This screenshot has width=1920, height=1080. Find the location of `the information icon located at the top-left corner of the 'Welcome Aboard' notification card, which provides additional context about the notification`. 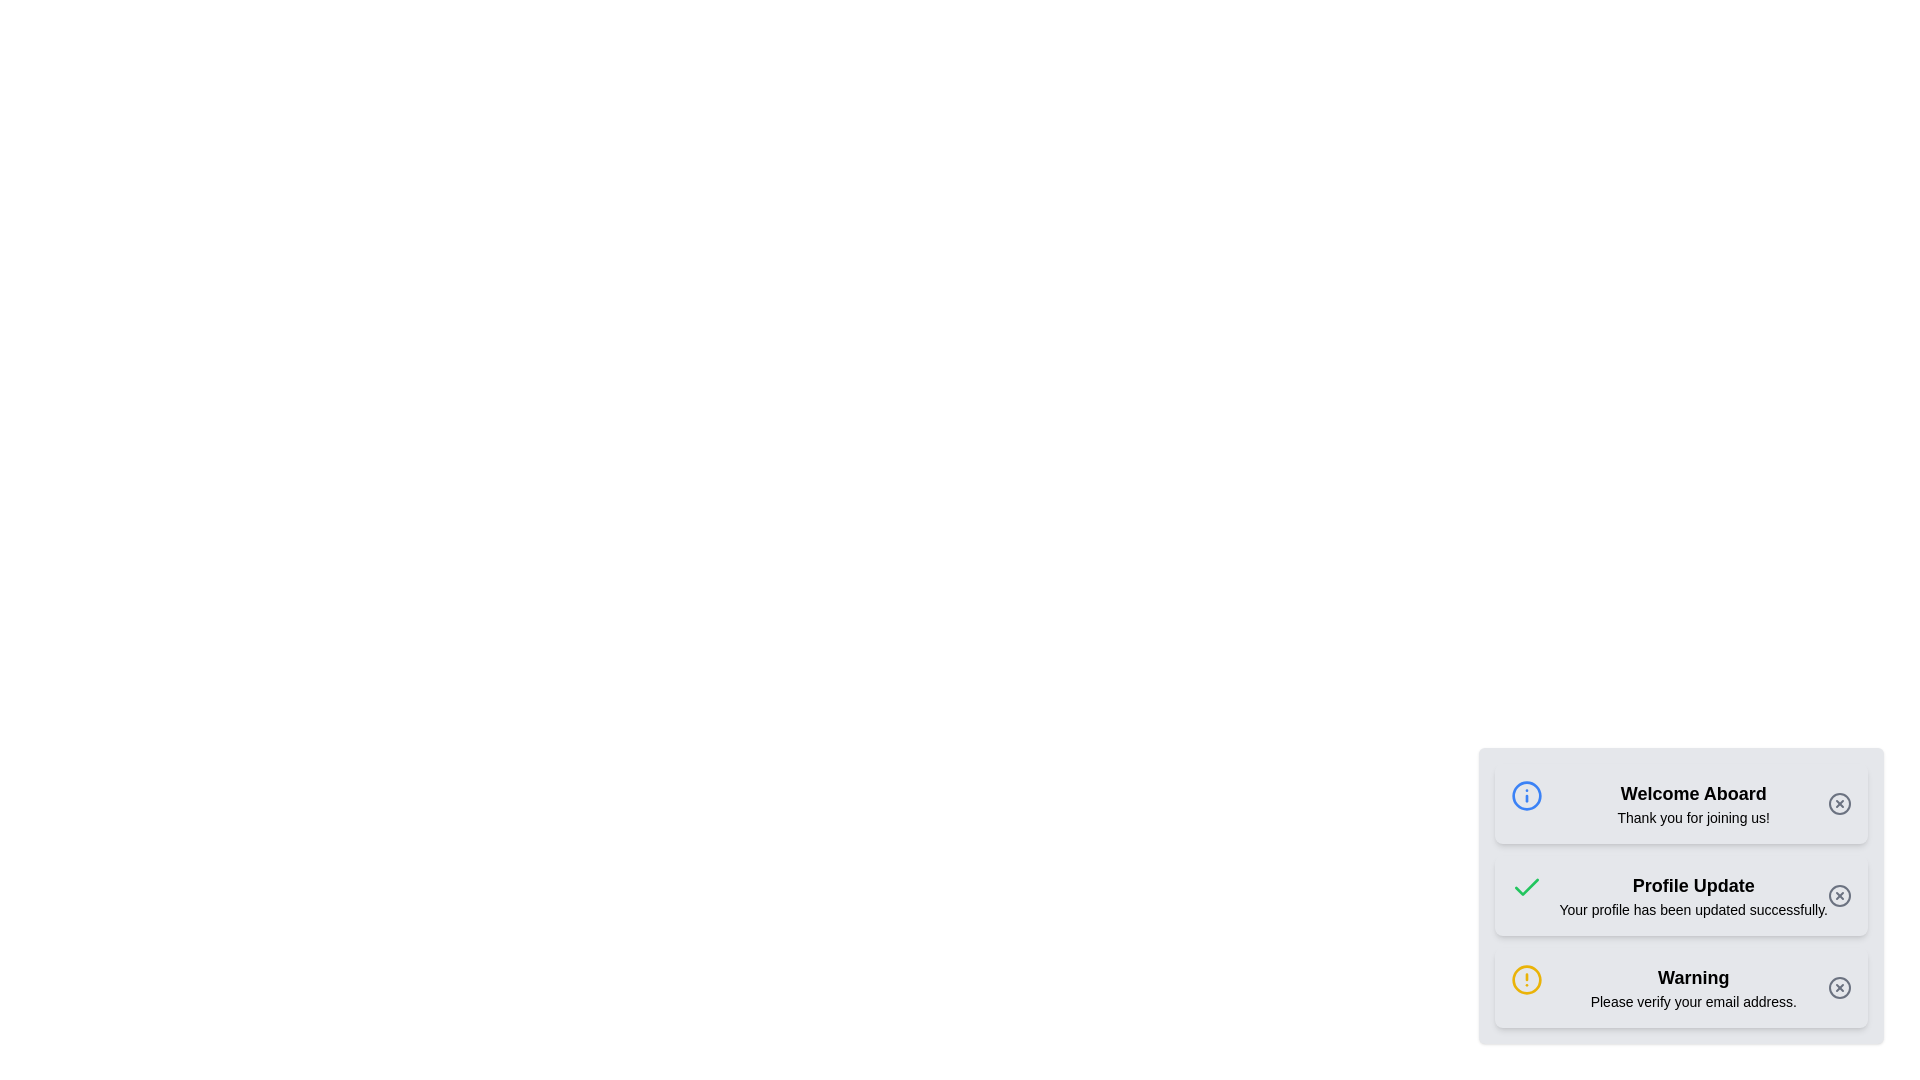

the information icon located at the top-left corner of the 'Welcome Aboard' notification card, which provides additional context about the notification is located at coordinates (1526, 794).